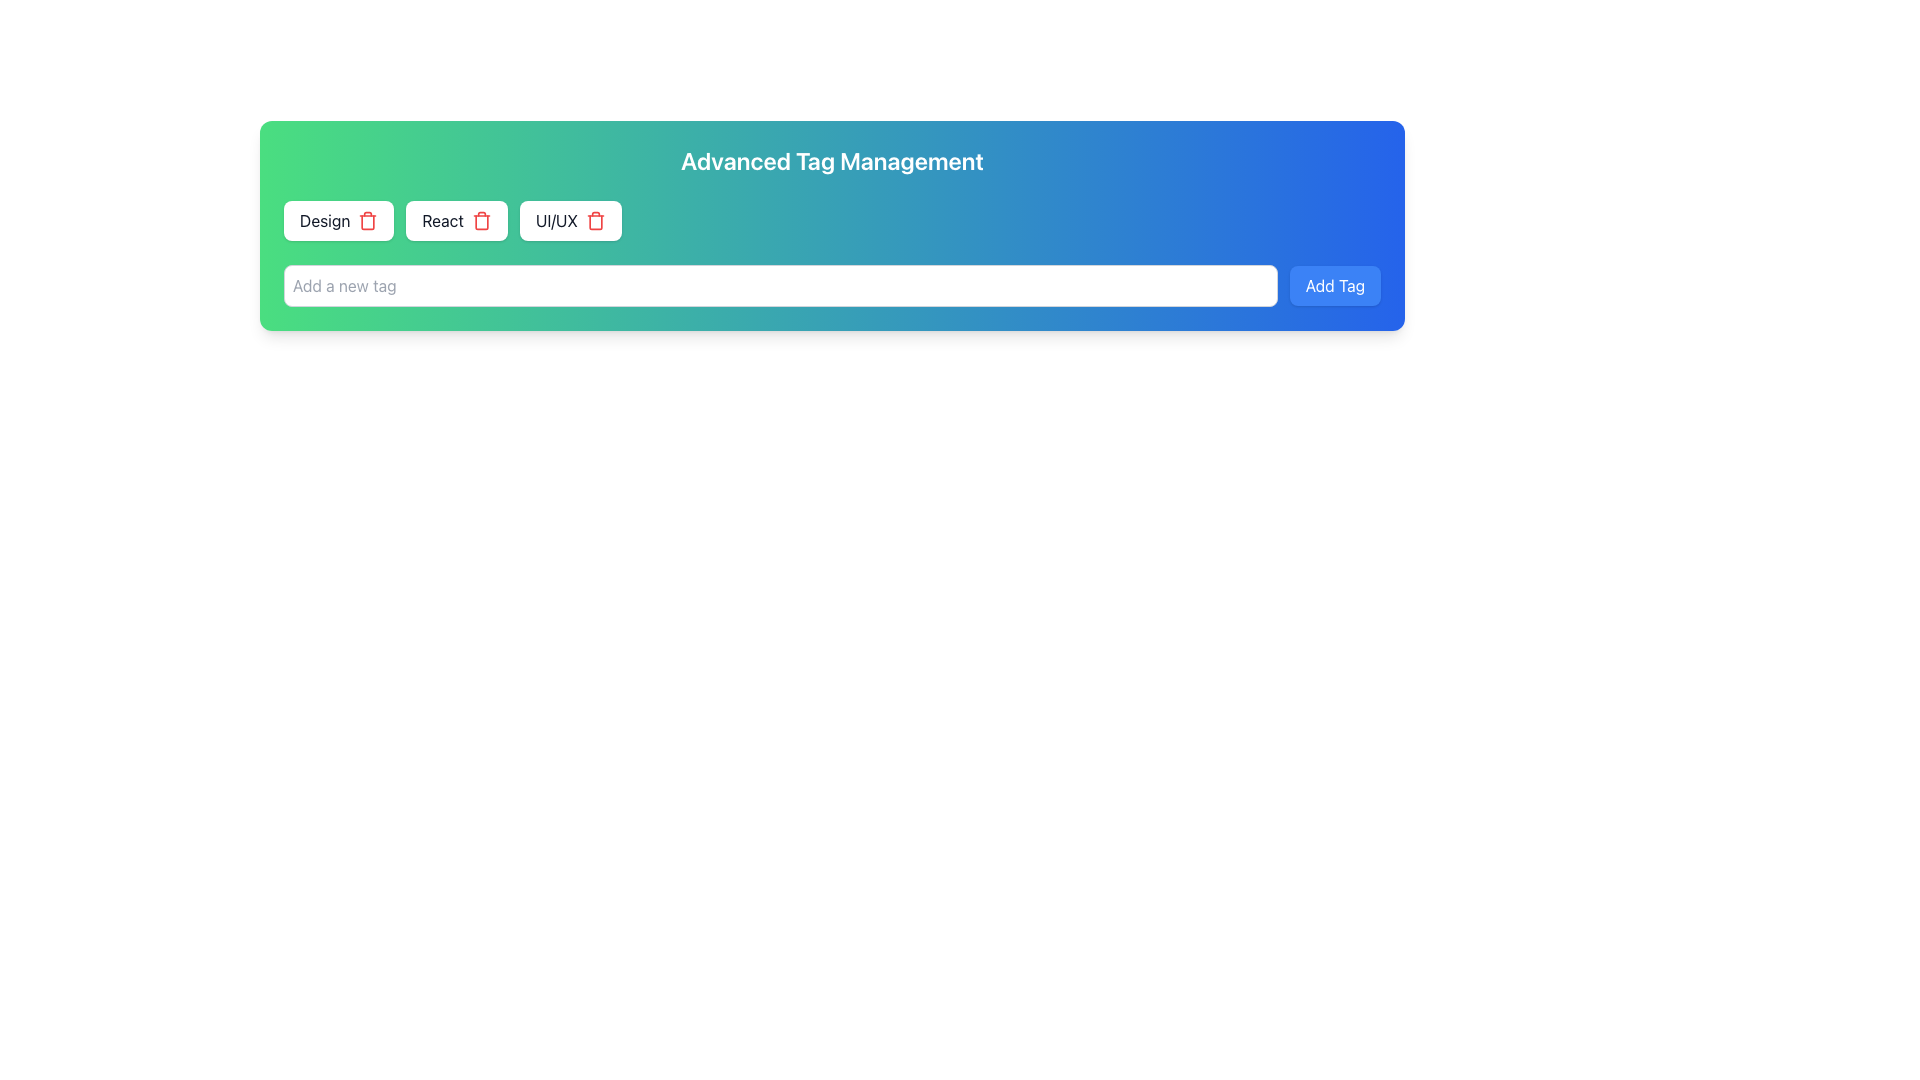 The height and width of the screenshot is (1080, 1920). What do you see at coordinates (832, 160) in the screenshot?
I see `the title text element located at the top-center of the panel with a green-to-blue gradient background, which serves to inform users about the purpose of the section` at bounding box center [832, 160].